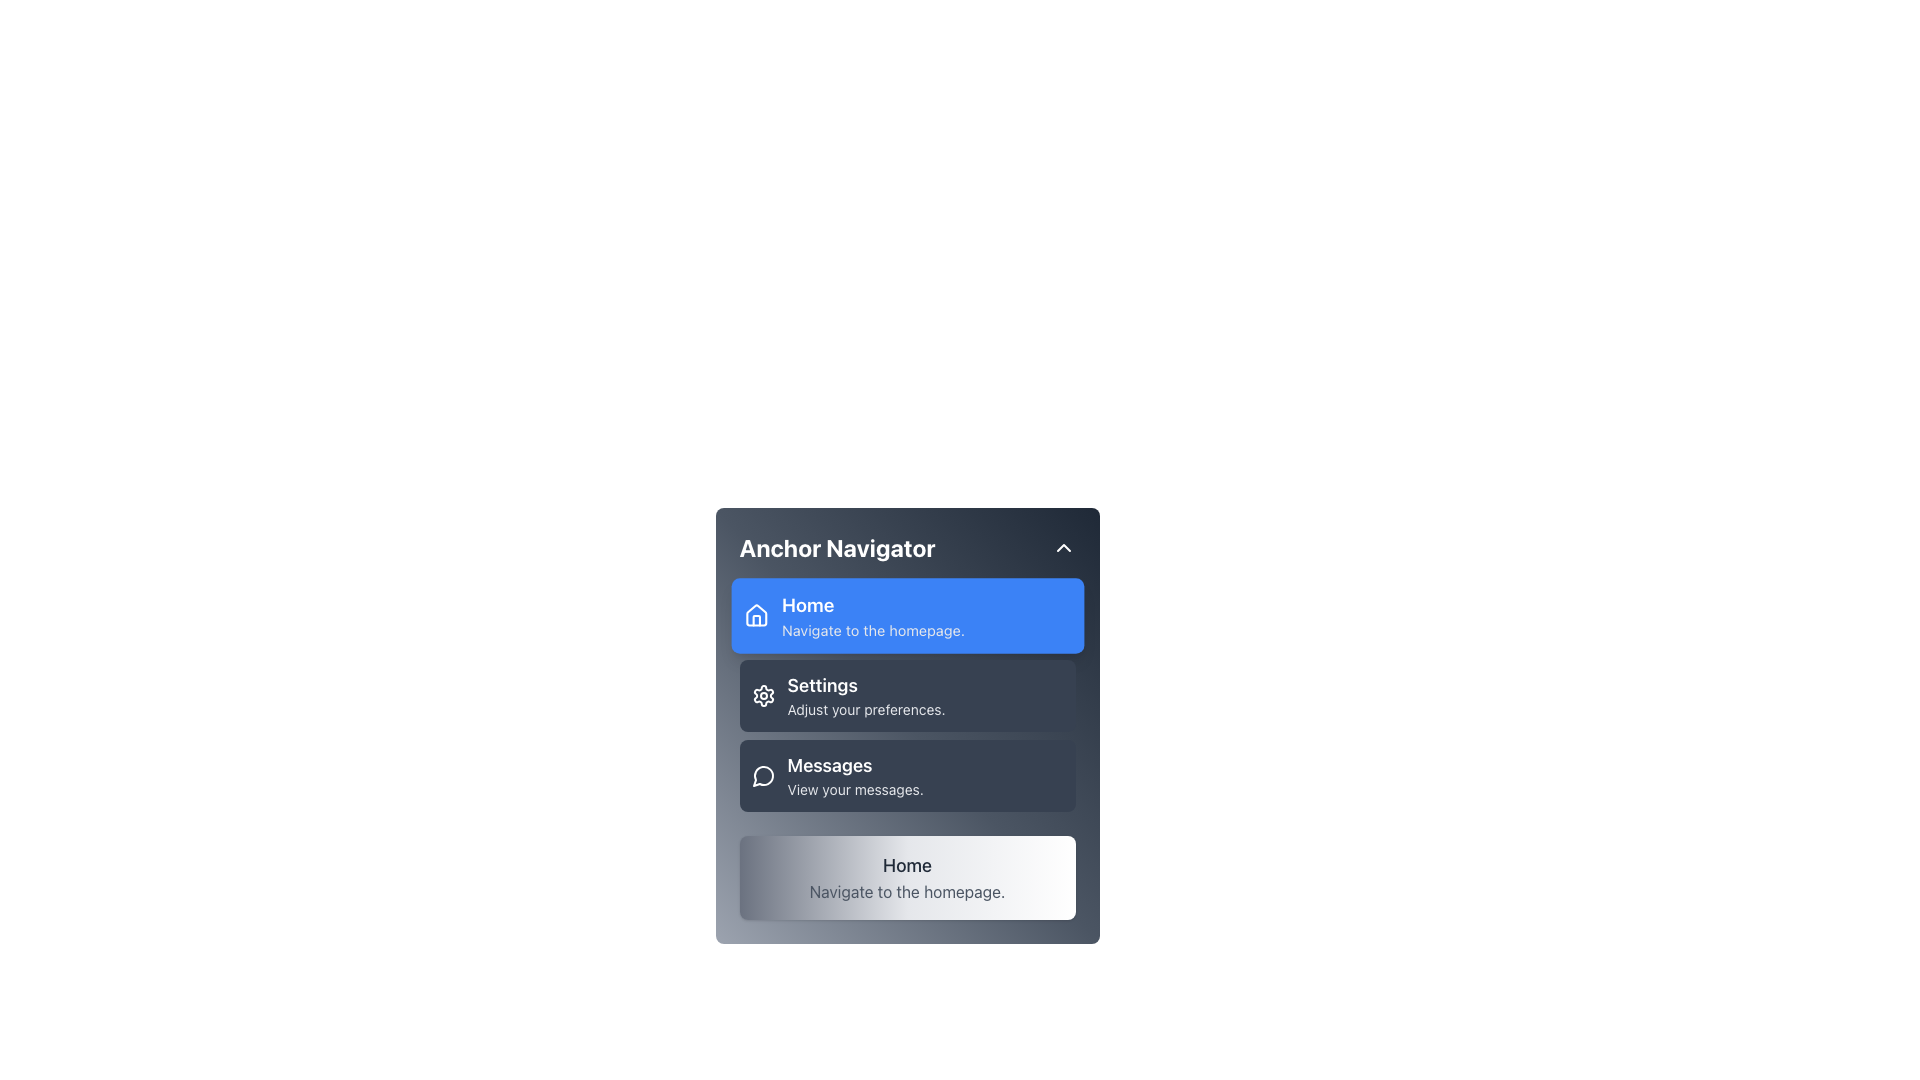 This screenshot has height=1080, width=1920. I want to click on the messaging icon located in the 'Messages' section of the navigation list, so click(762, 774).